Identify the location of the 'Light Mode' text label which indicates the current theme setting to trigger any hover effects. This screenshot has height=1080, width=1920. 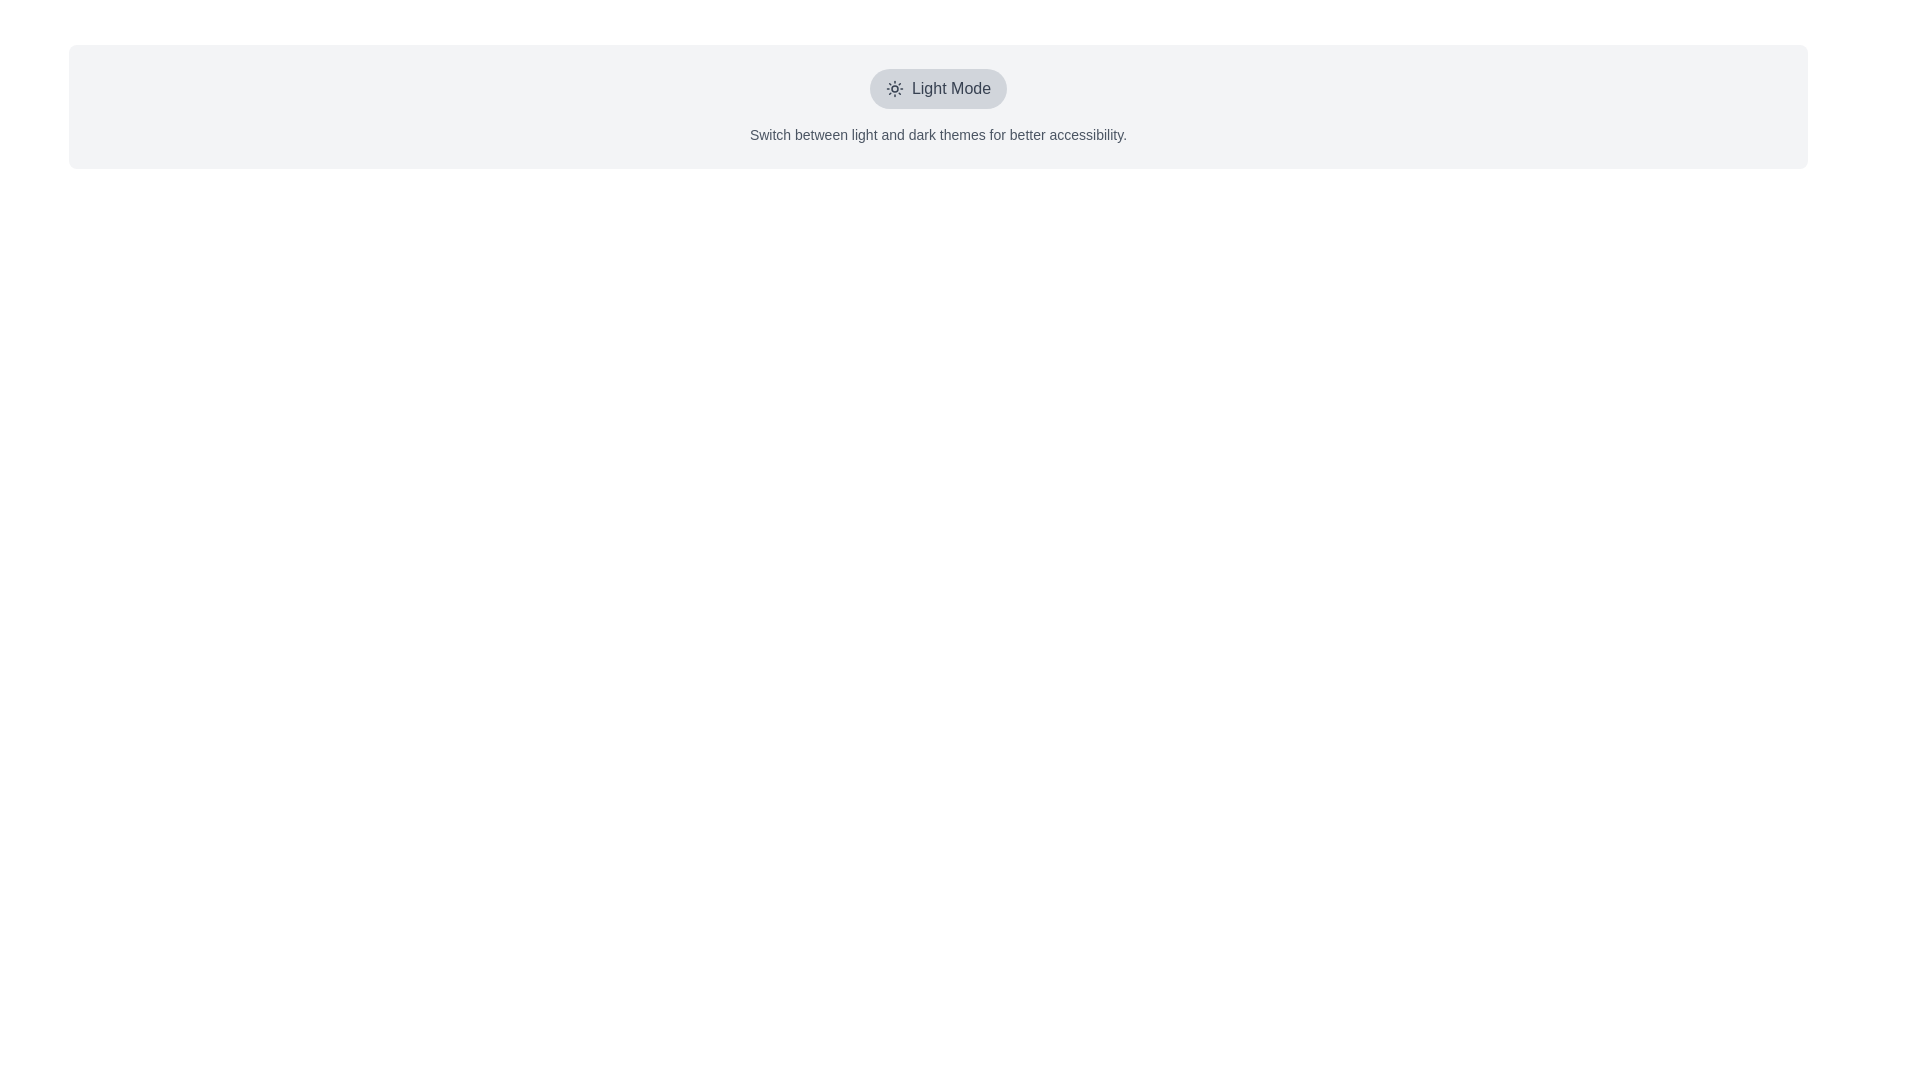
(950, 87).